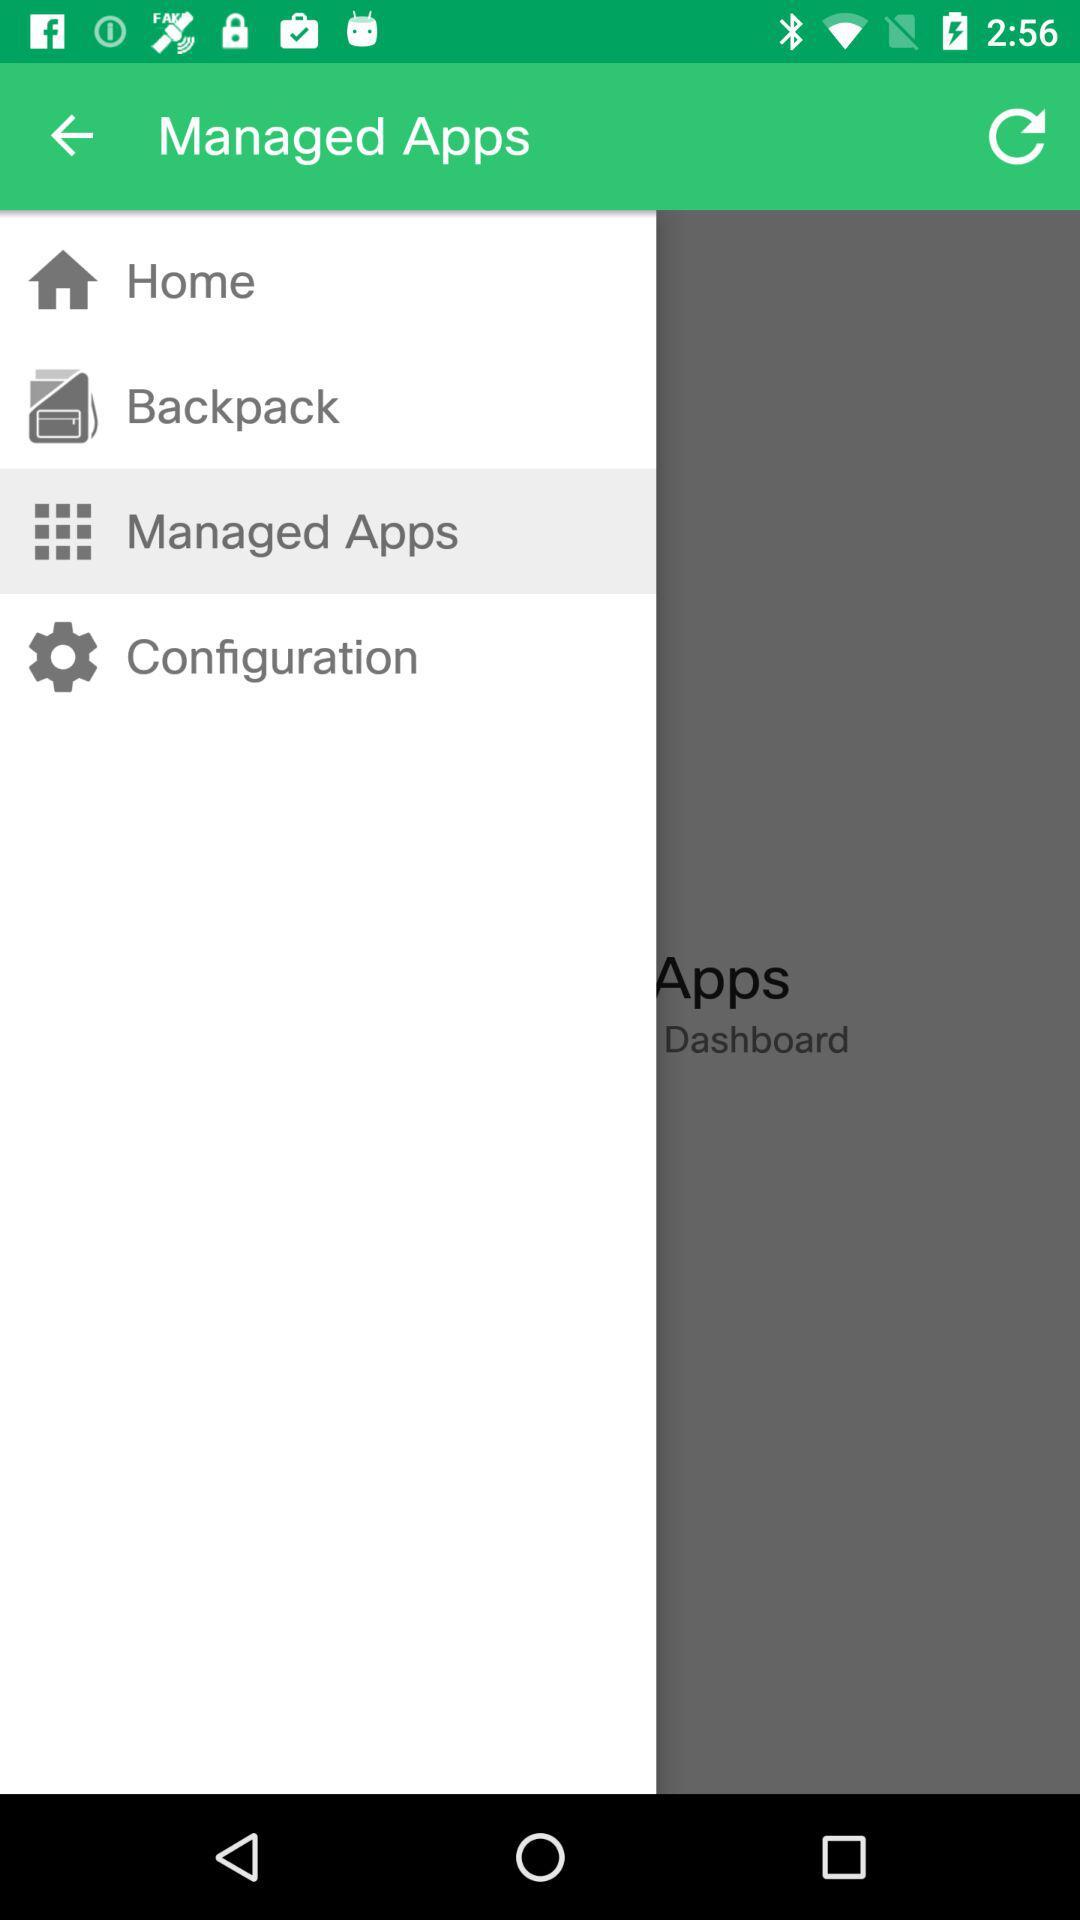 The width and height of the screenshot is (1080, 1920). What do you see at coordinates (1017, 135) in the screenshot?
I see `icon at the top right corner` at bounding box center [1017, 135].